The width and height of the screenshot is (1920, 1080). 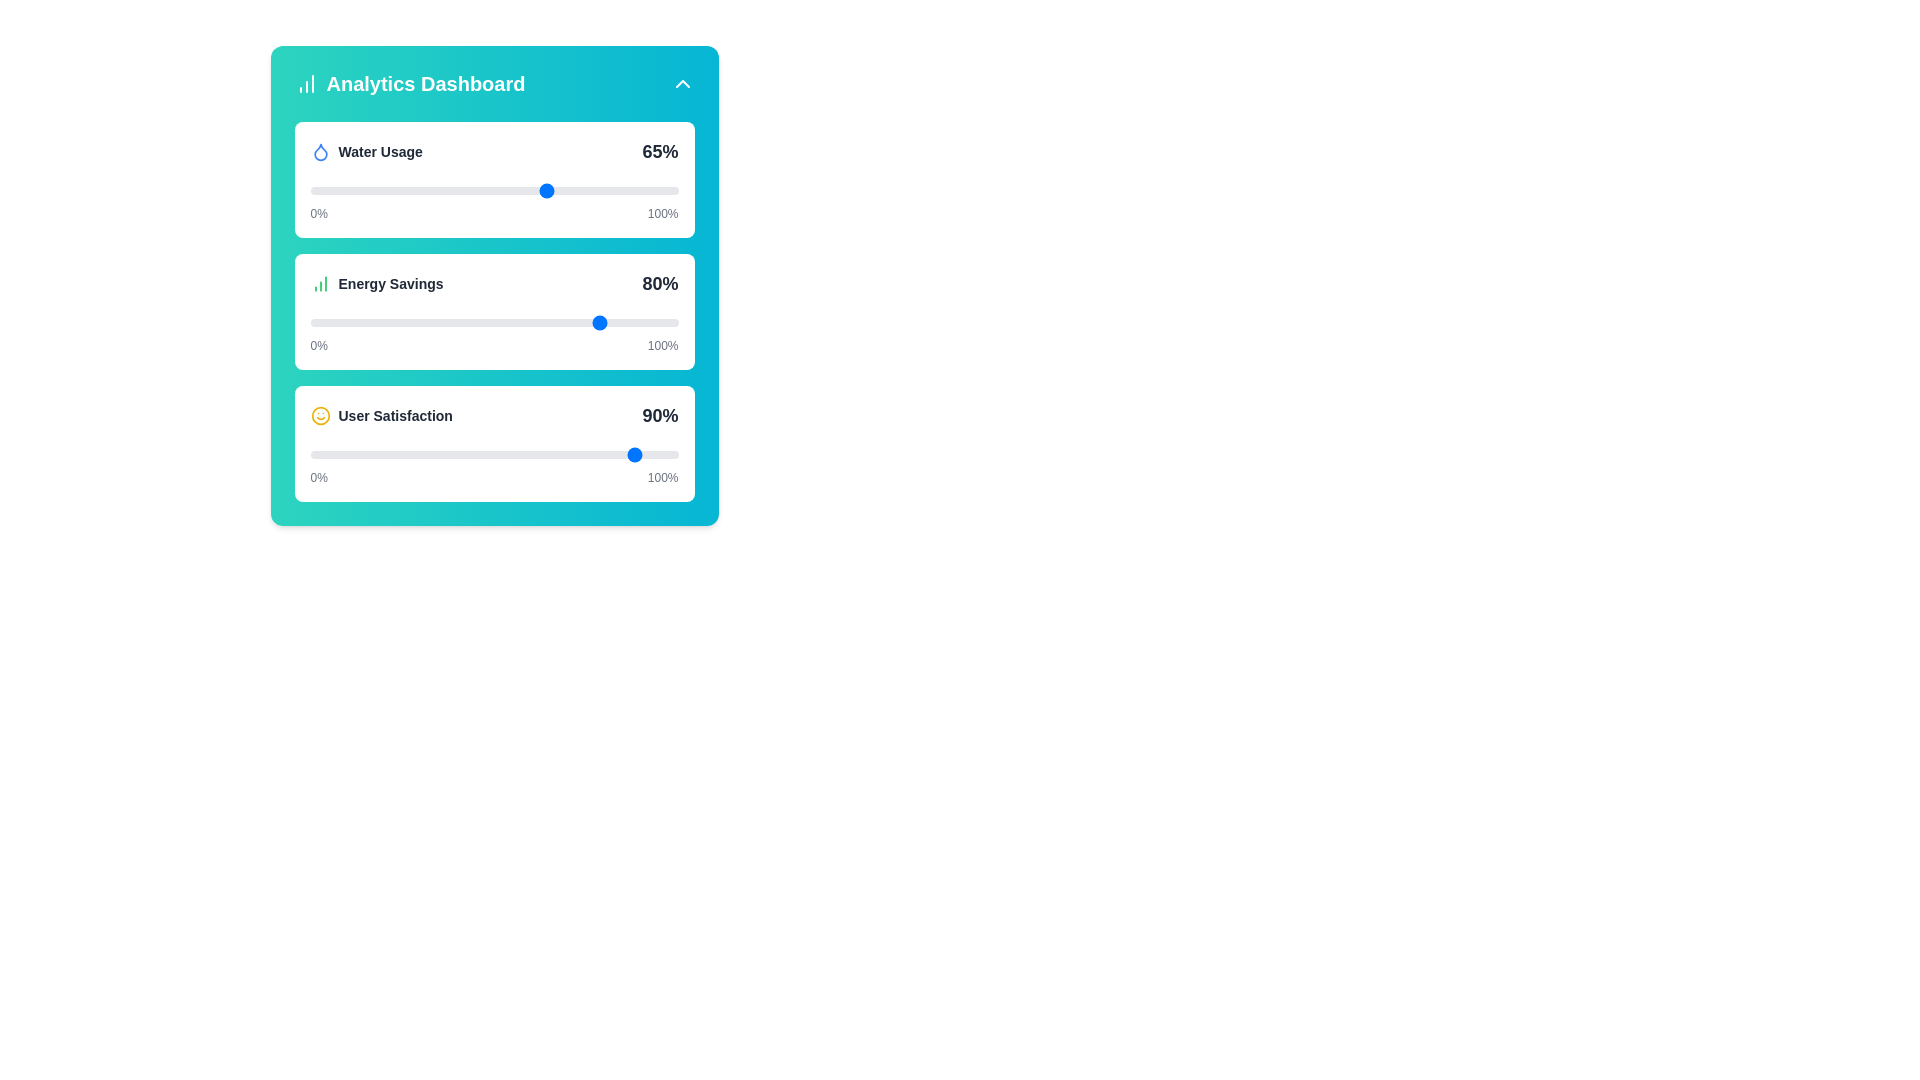 I want to click on the static text label displaying '100%' located on the far right side of the progress bar in the 'Water Usage' section of the 'Analytics Dashboard', so click(x=663, y=213).